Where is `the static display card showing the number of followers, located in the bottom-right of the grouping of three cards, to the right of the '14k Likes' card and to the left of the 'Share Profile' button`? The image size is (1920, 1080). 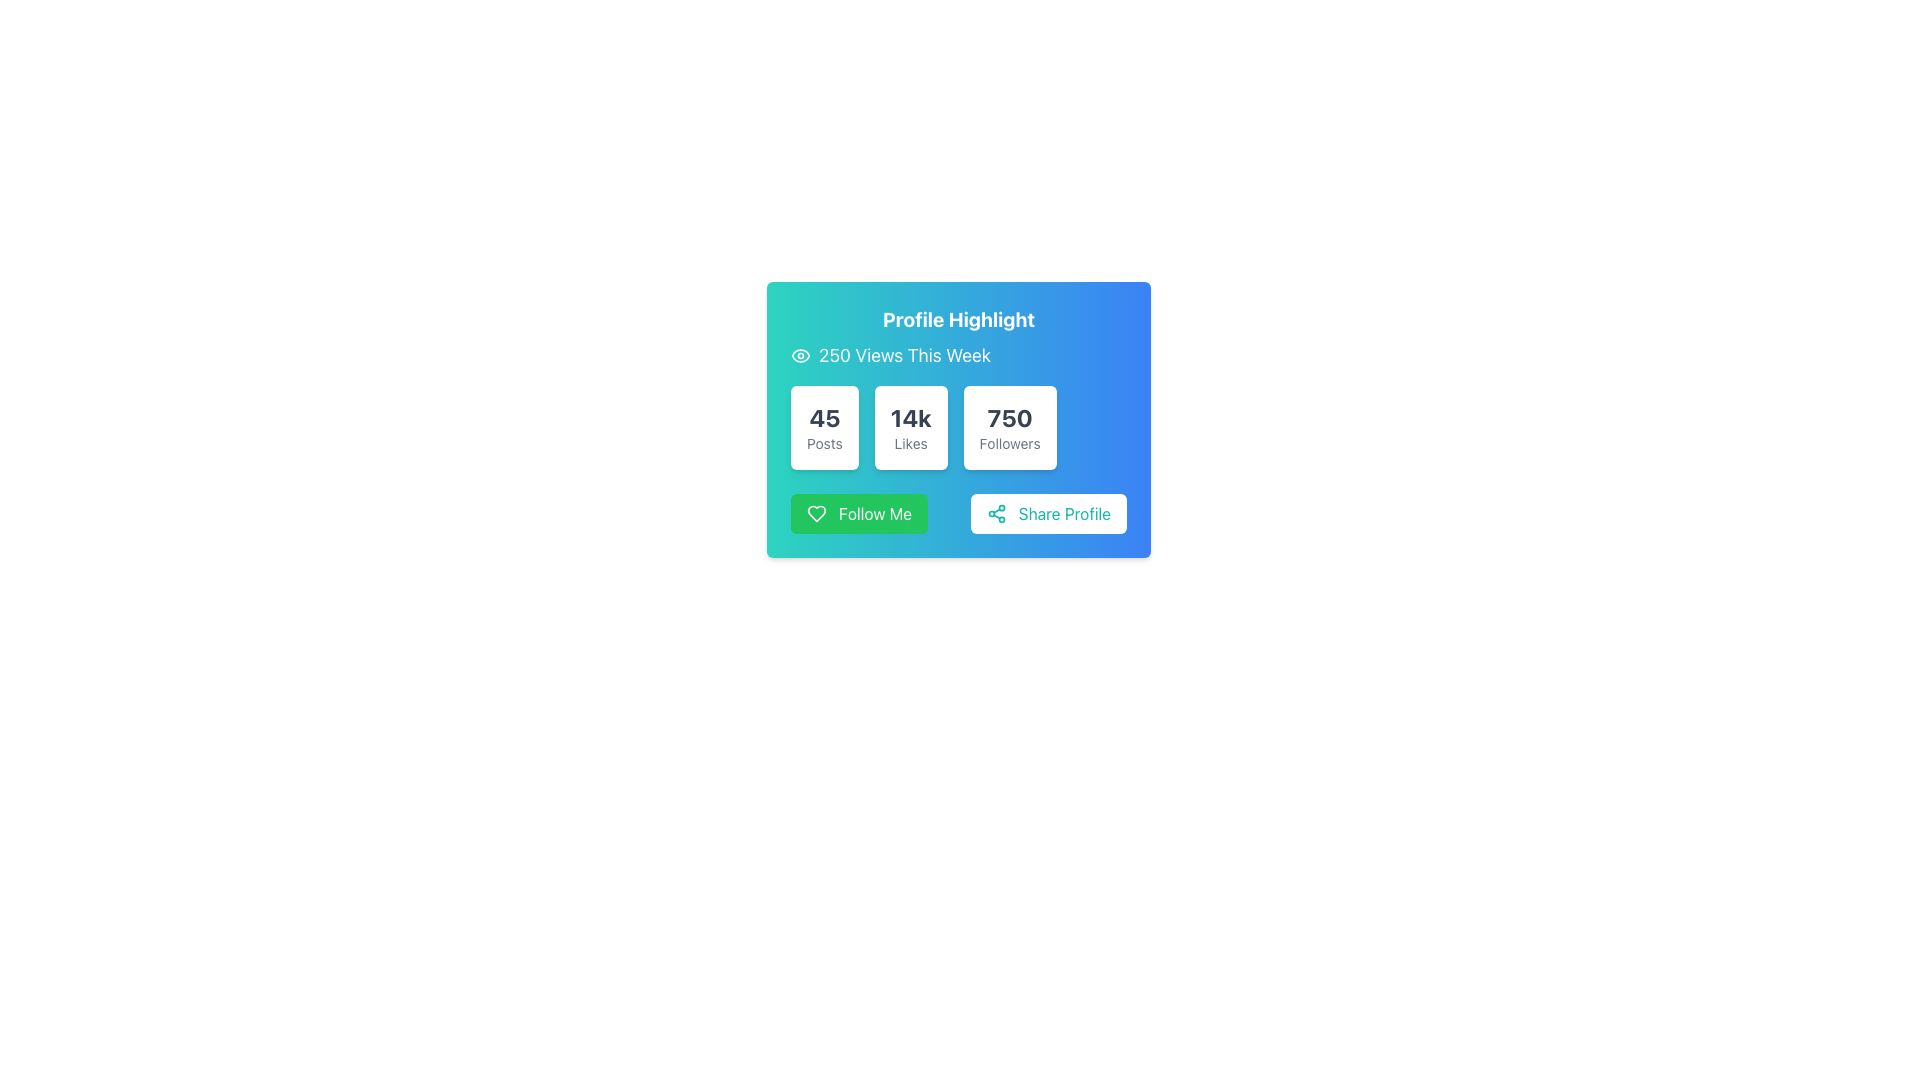
the static display card showing the number of followers, located in the bottom-right of the grouping of three cards, to the right of the '14k Likes' card and to the left of the 'Share Profile' button is located at coordinates (1010, 427).